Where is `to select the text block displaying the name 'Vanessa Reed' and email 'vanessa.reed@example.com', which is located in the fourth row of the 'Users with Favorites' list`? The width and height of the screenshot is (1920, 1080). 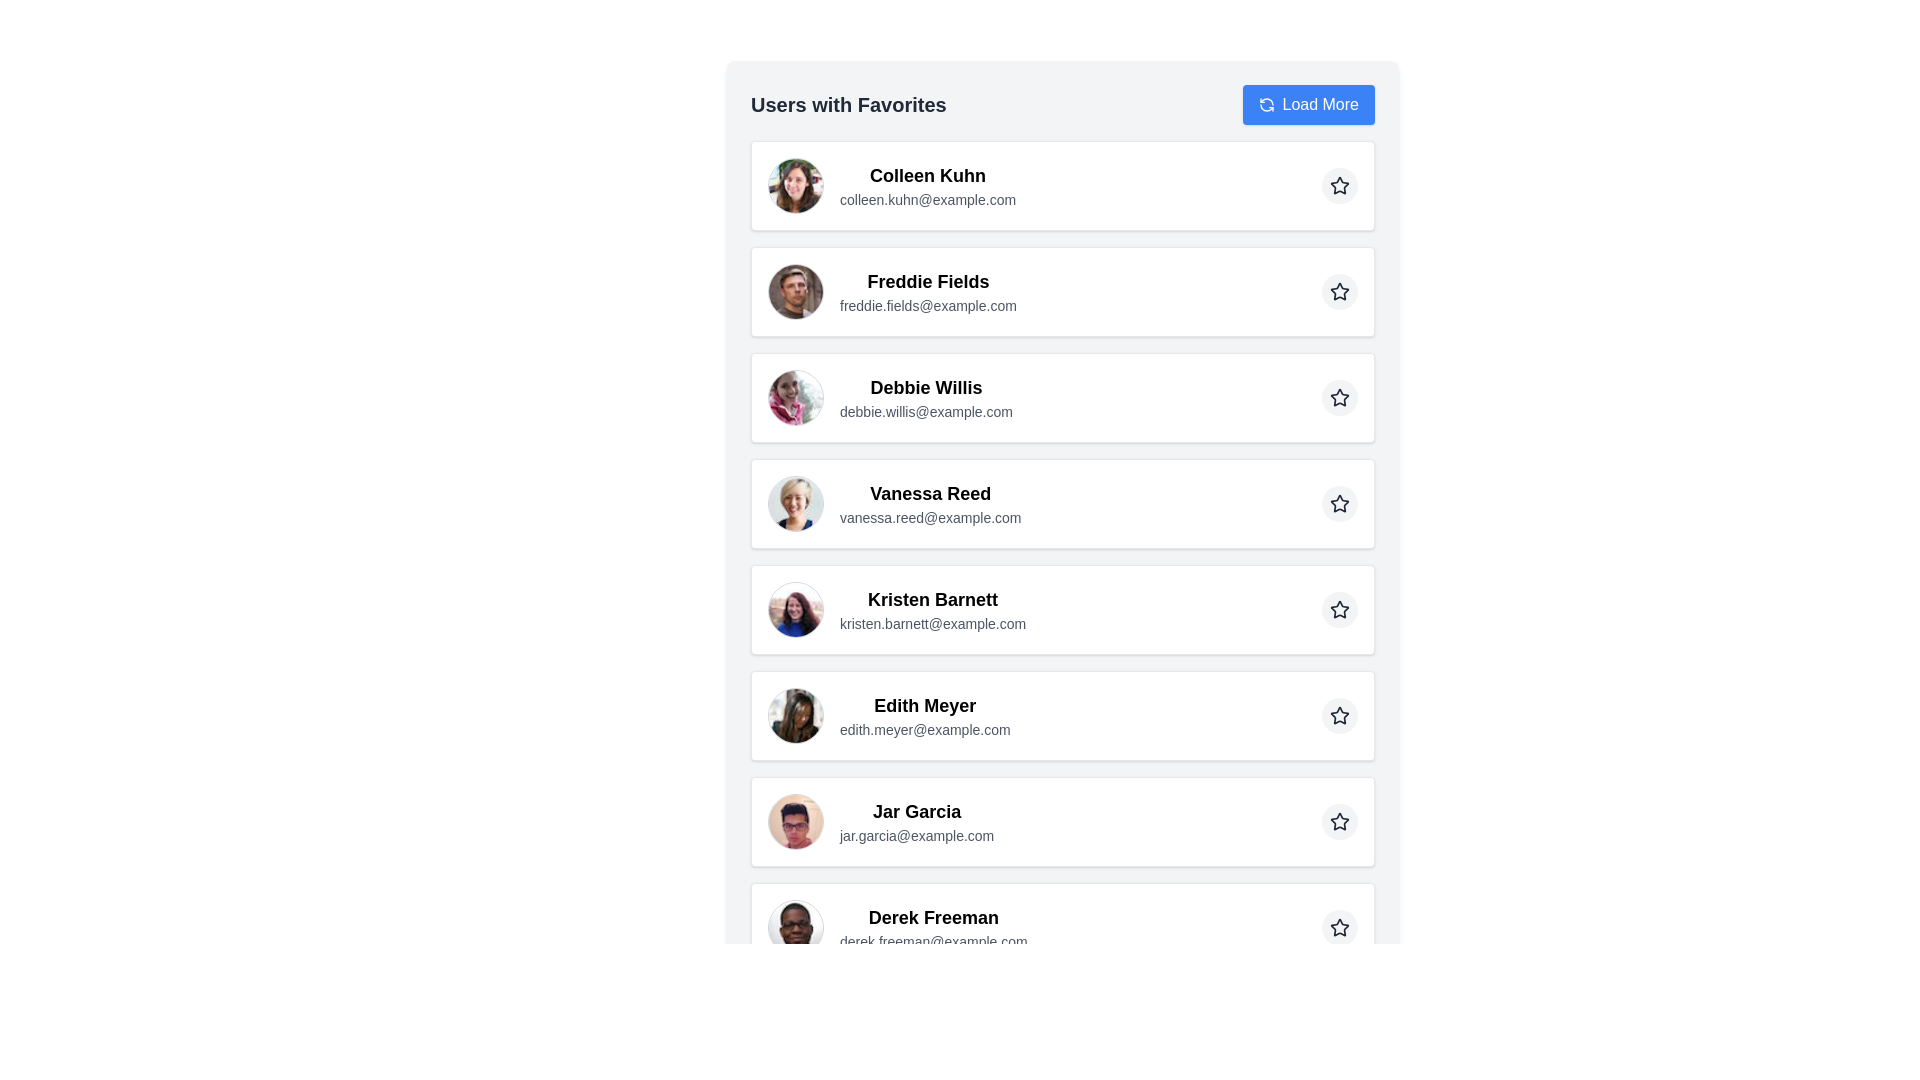
to select the text block displaying the name 'Vanessa Reed' and email 'vanessa.reed@example.com', which is located in the fourth row of the 'Users with Favorites' list is located at coordinates (929, 503).